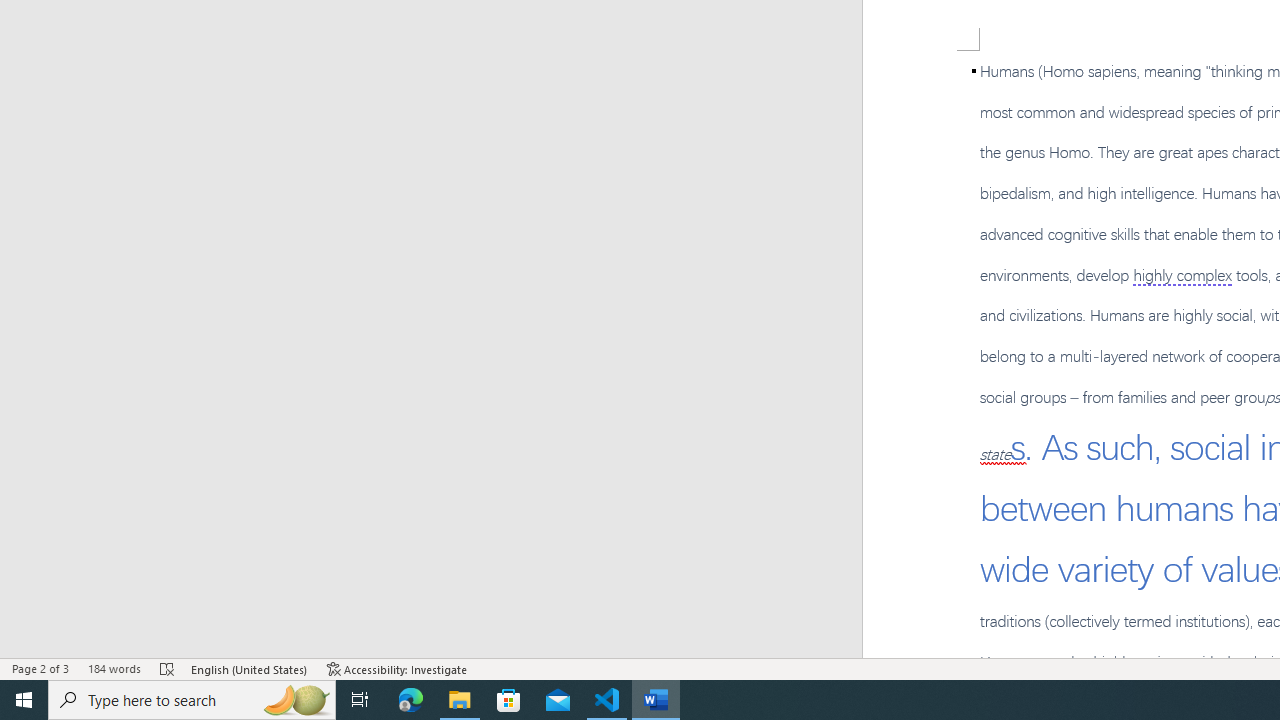 The height and width of the screenshot is (720, 1280). I want to click on 'Visual Studio Code - 1 running window', so click(606, 698).